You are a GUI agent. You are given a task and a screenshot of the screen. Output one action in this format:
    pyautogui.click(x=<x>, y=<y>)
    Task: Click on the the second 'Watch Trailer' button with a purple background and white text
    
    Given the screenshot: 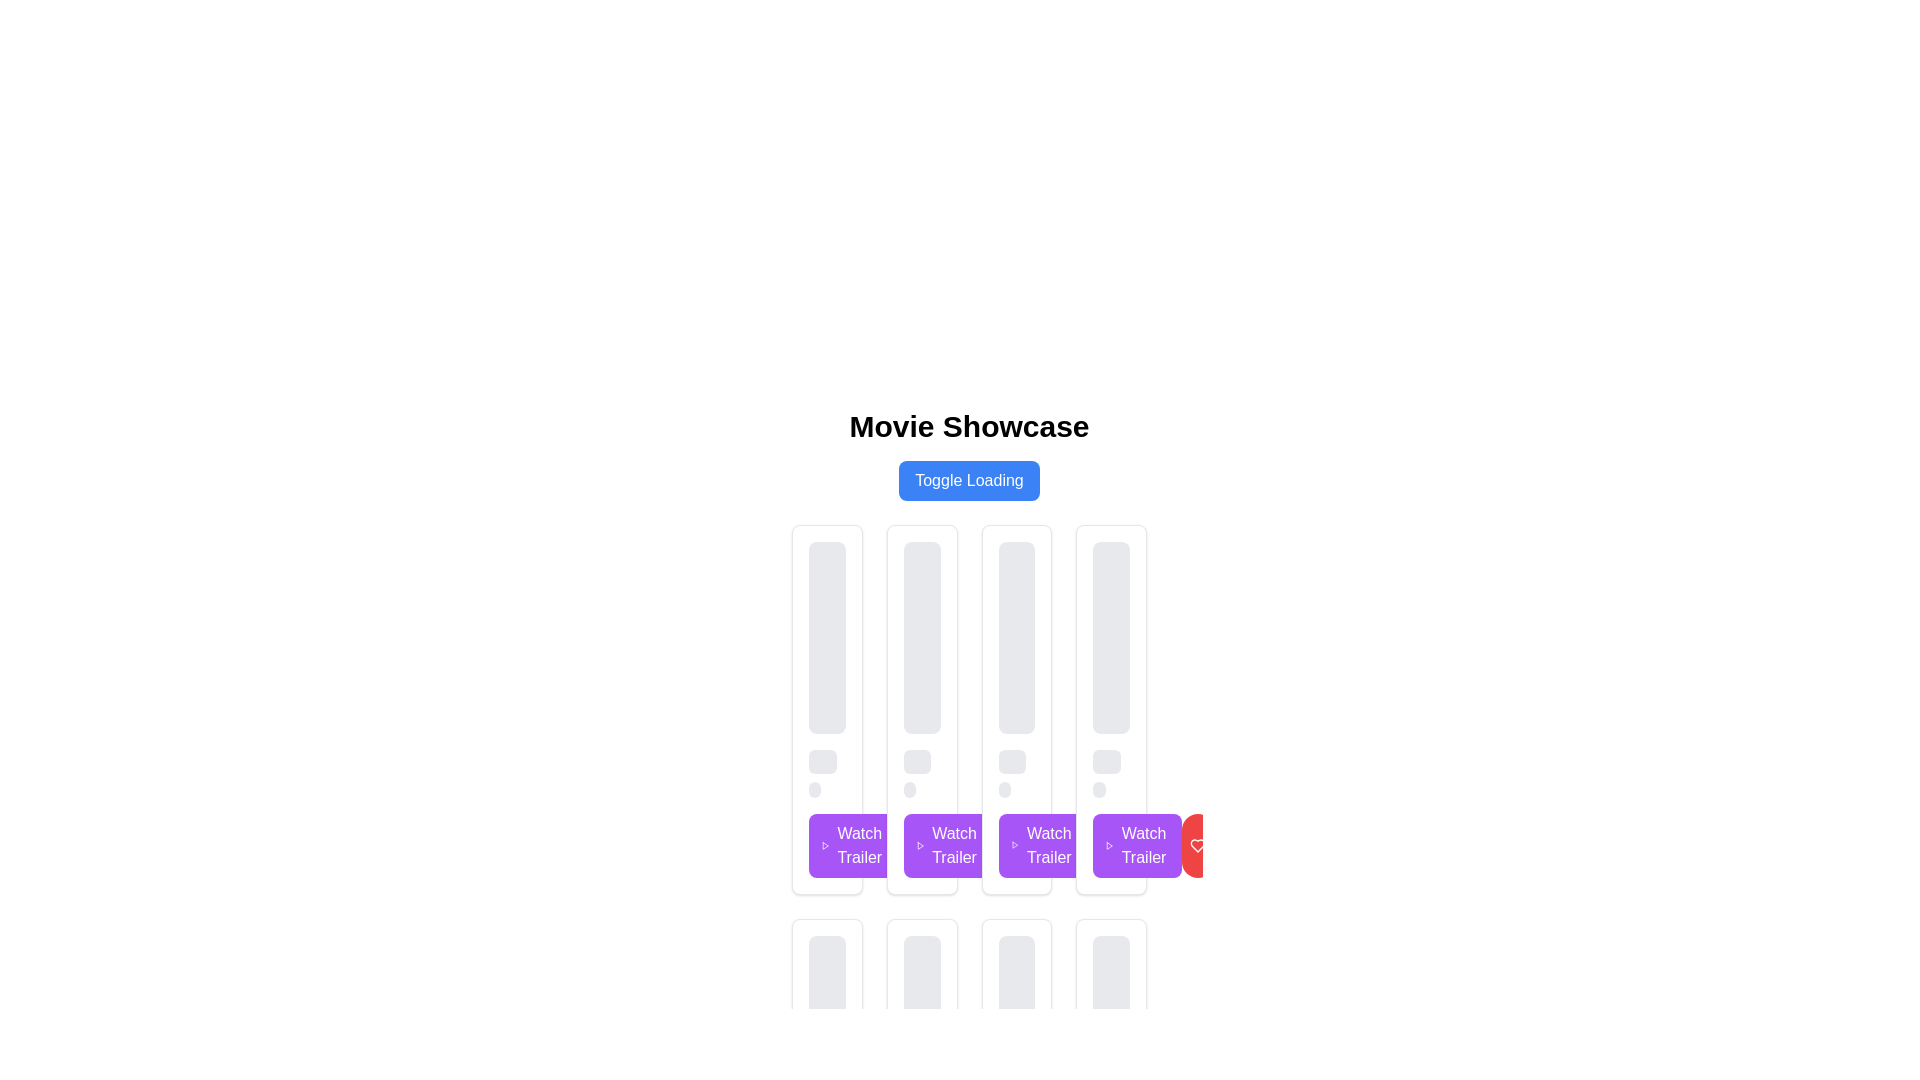 What is the action you would take?
    pyautogui.click(x=947, y=845)
    